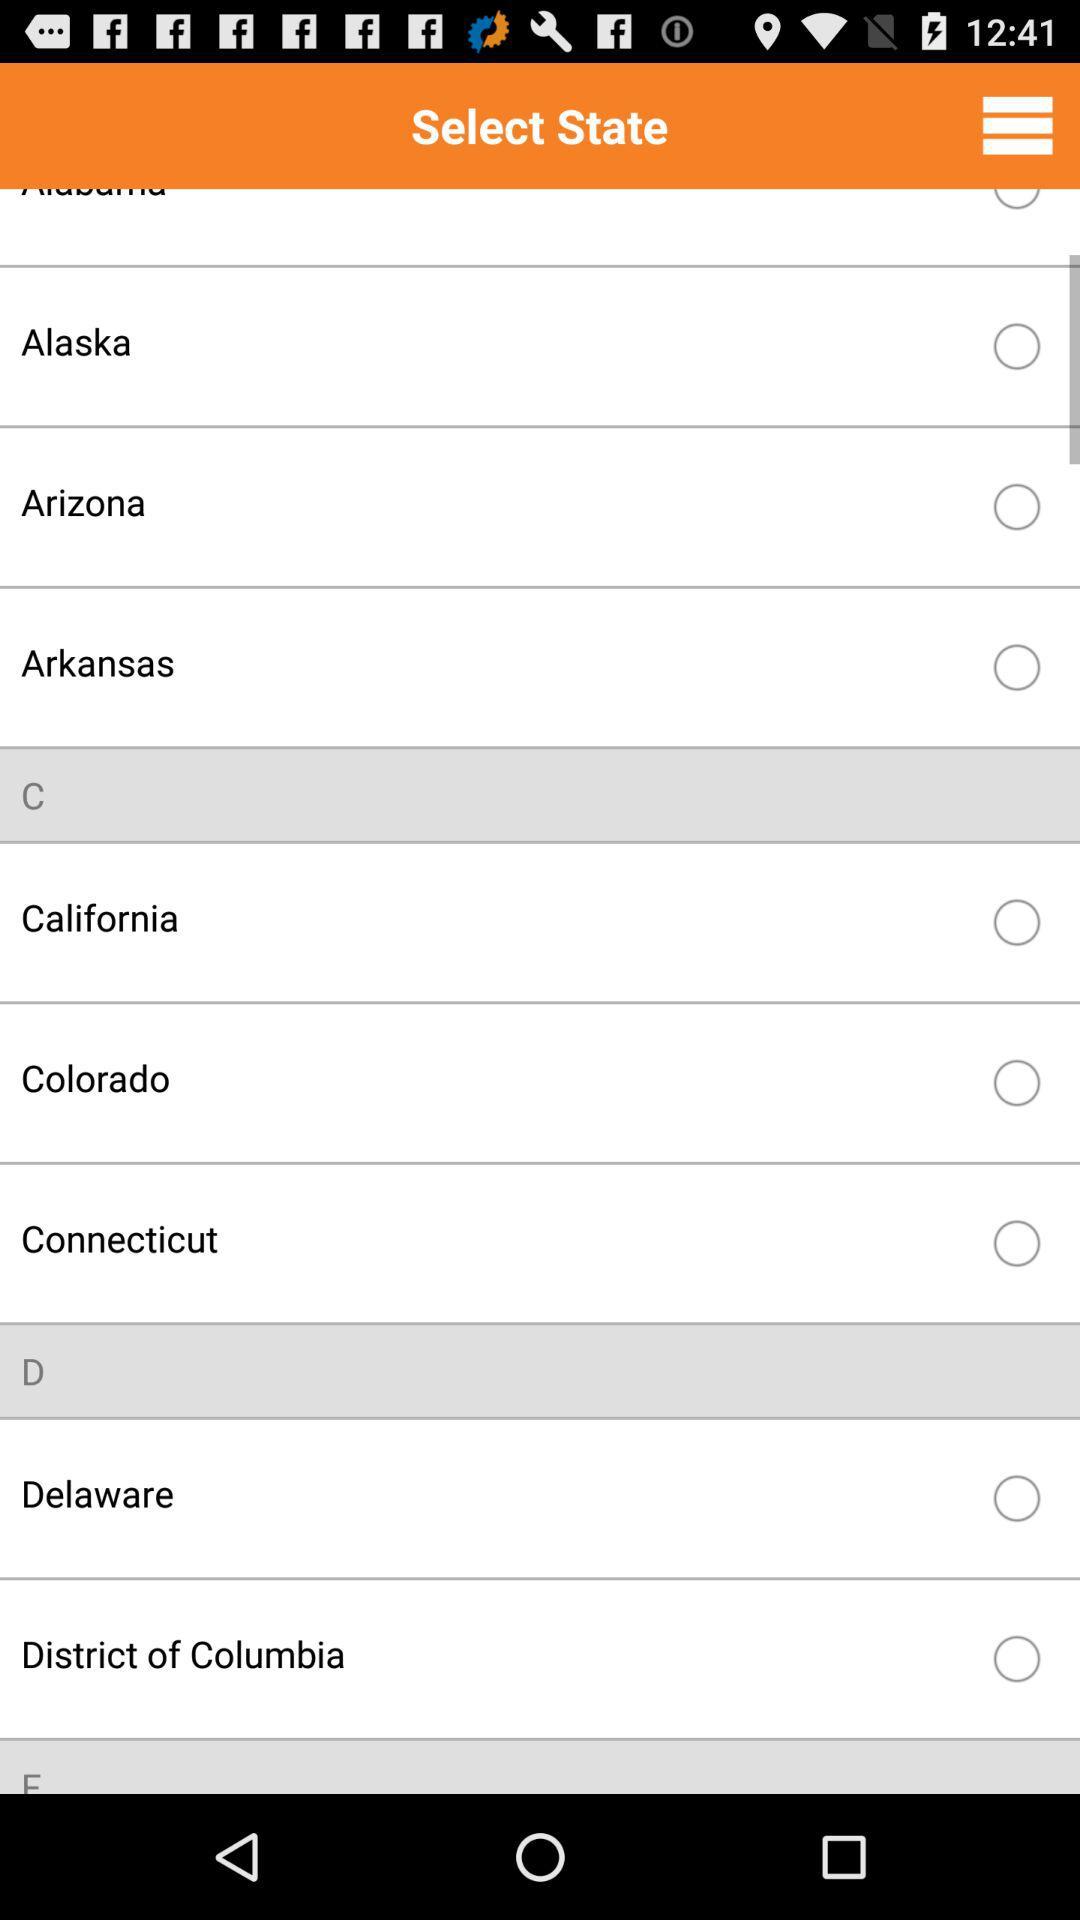 The image size is (1080, 1920). What do you see at coordinates (496, 1076) in the screenshot?
I see `the item above the connecticut` at bounding box center [496, 1076].